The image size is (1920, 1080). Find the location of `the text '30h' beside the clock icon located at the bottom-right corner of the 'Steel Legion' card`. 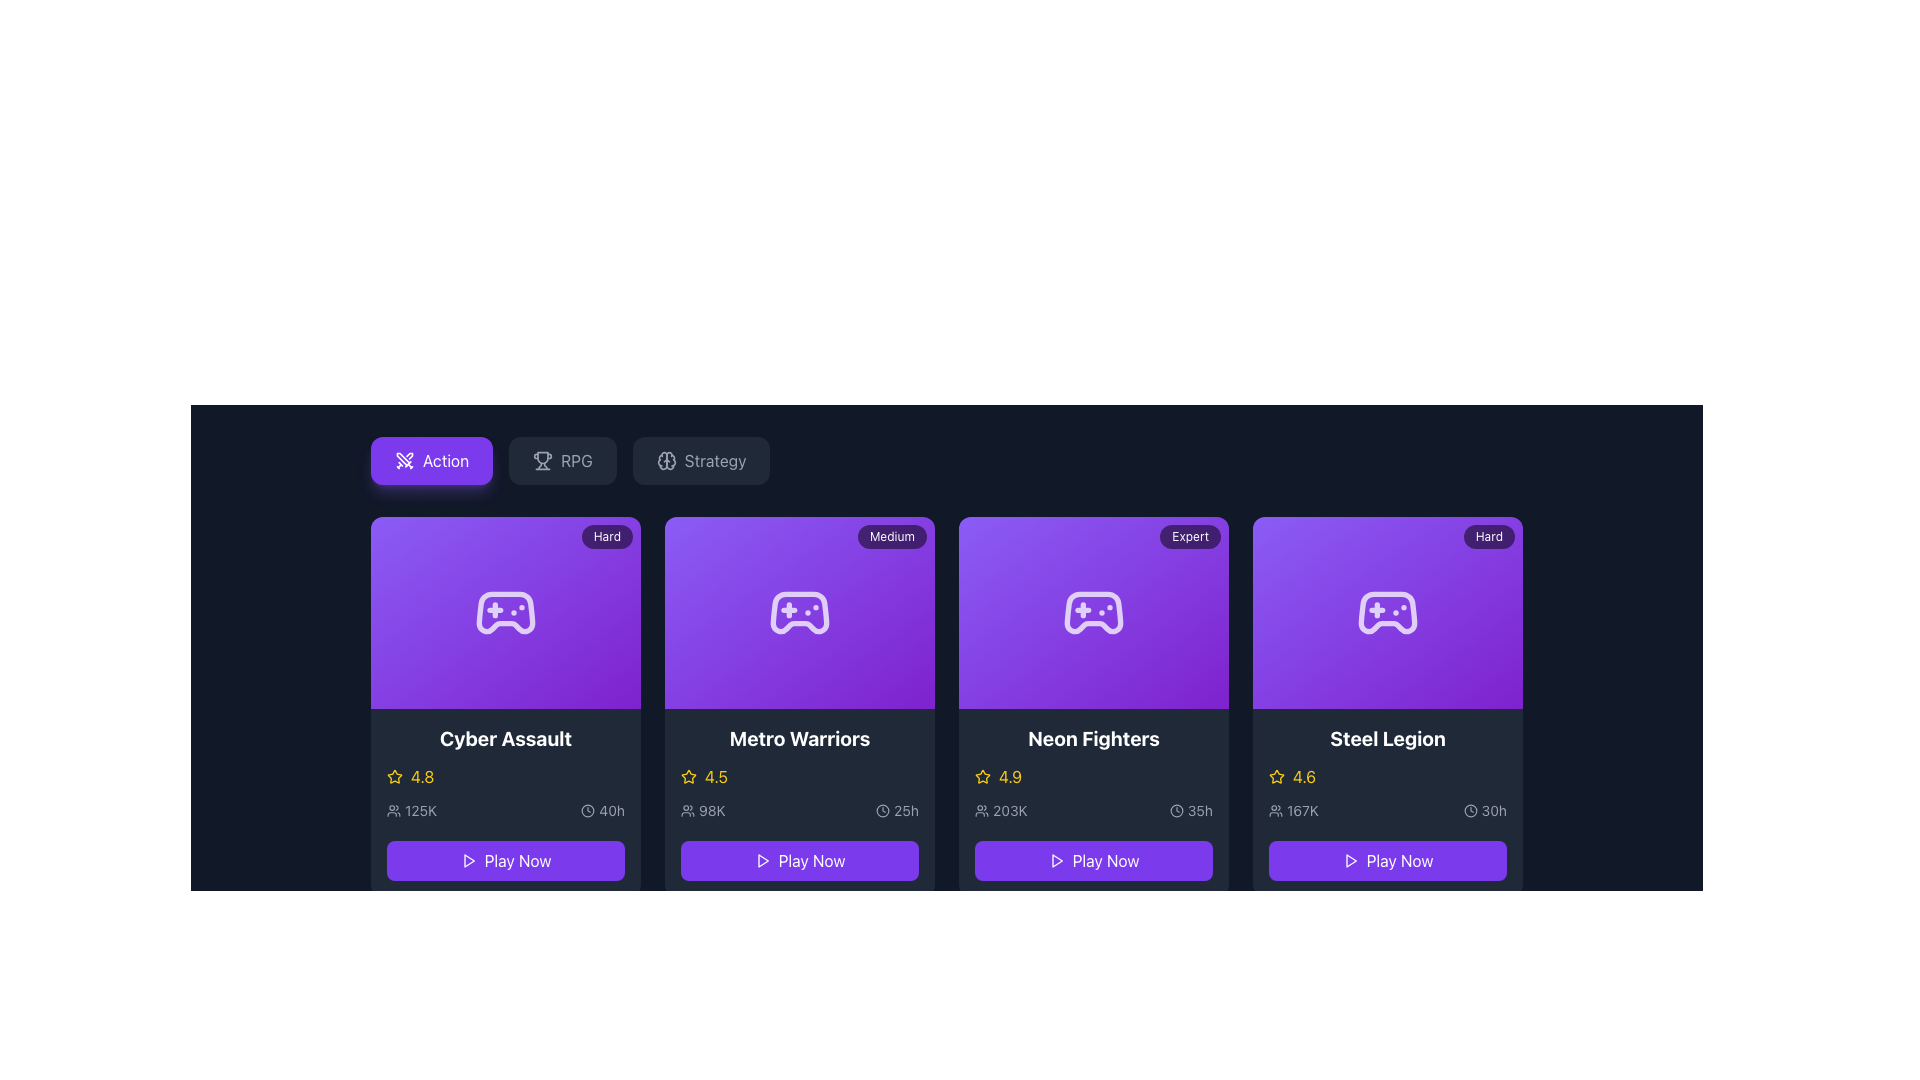

the text '30h' beside the clock icon located at the bottom-right corner of the 'Steel Legion' card is located at coordinates (1485, 810).